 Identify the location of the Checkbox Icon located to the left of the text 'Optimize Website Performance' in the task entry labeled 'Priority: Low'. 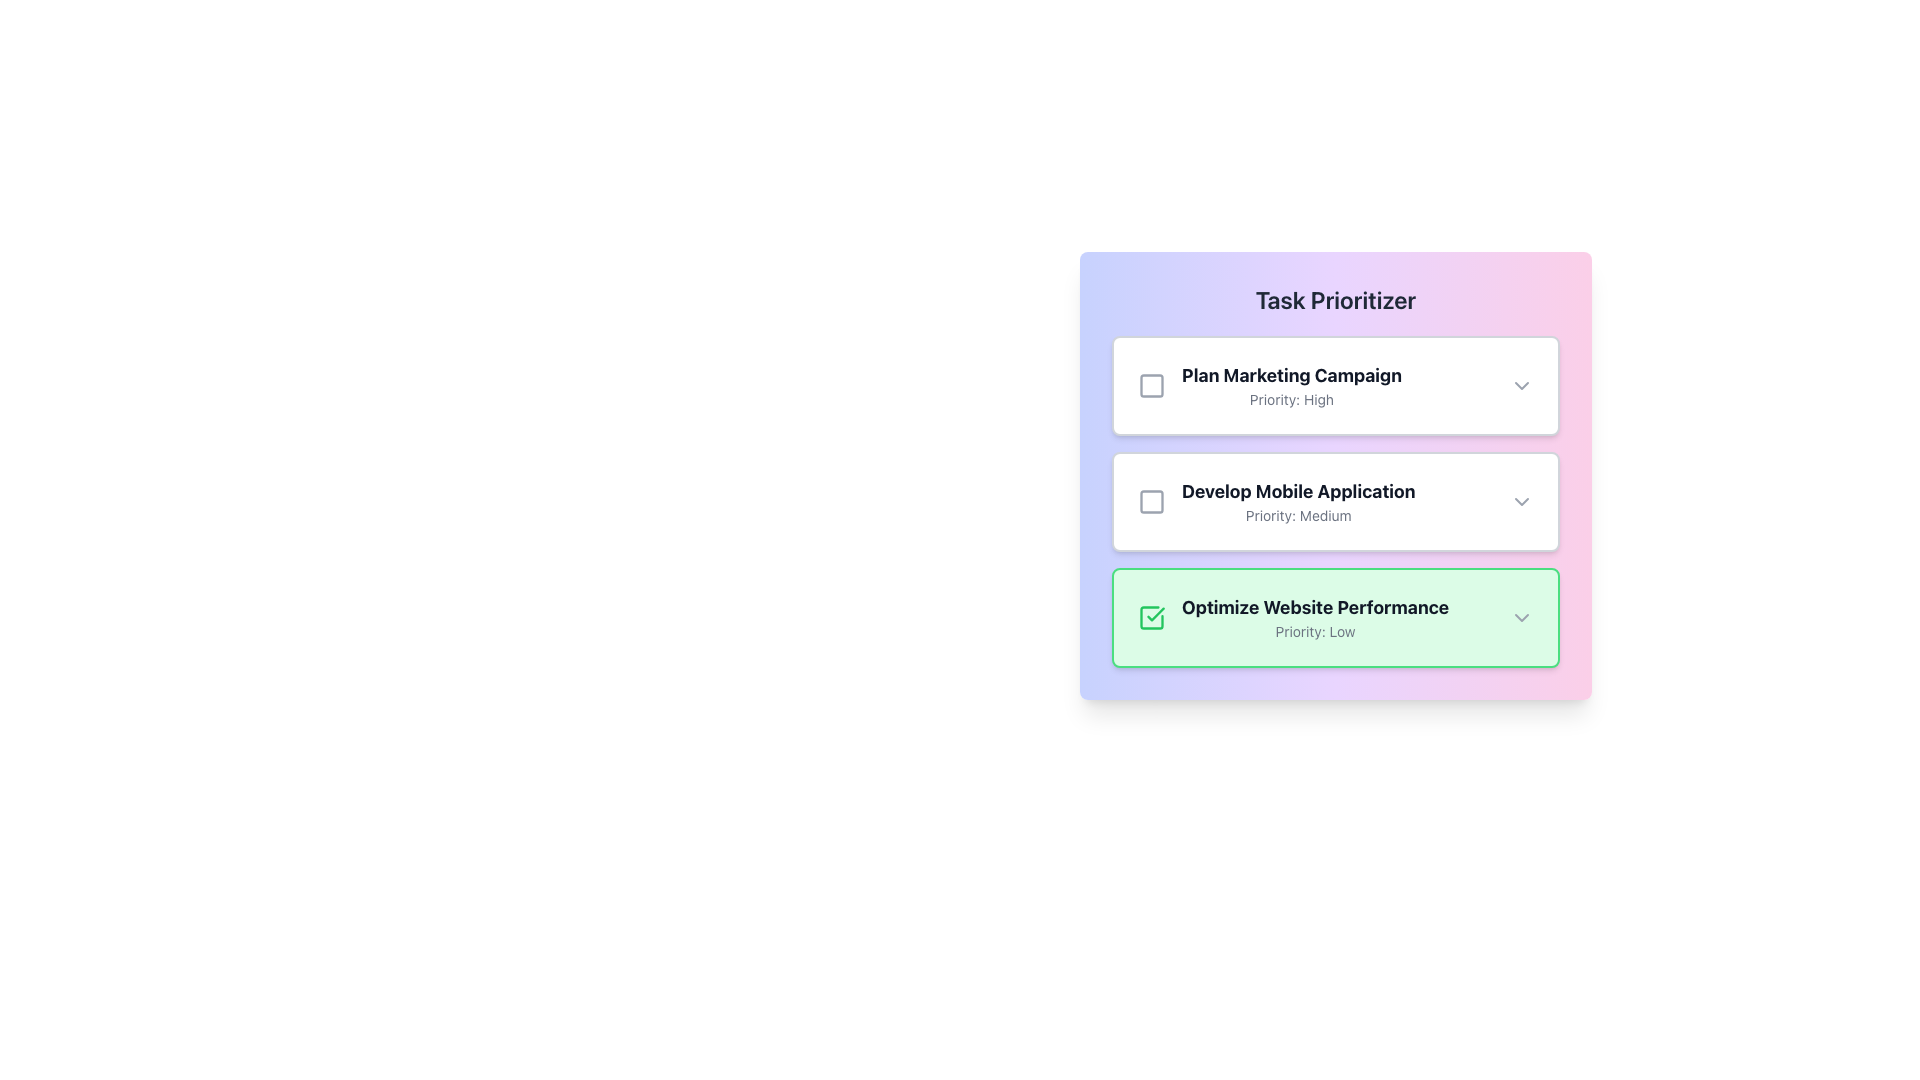
(1152, 616).